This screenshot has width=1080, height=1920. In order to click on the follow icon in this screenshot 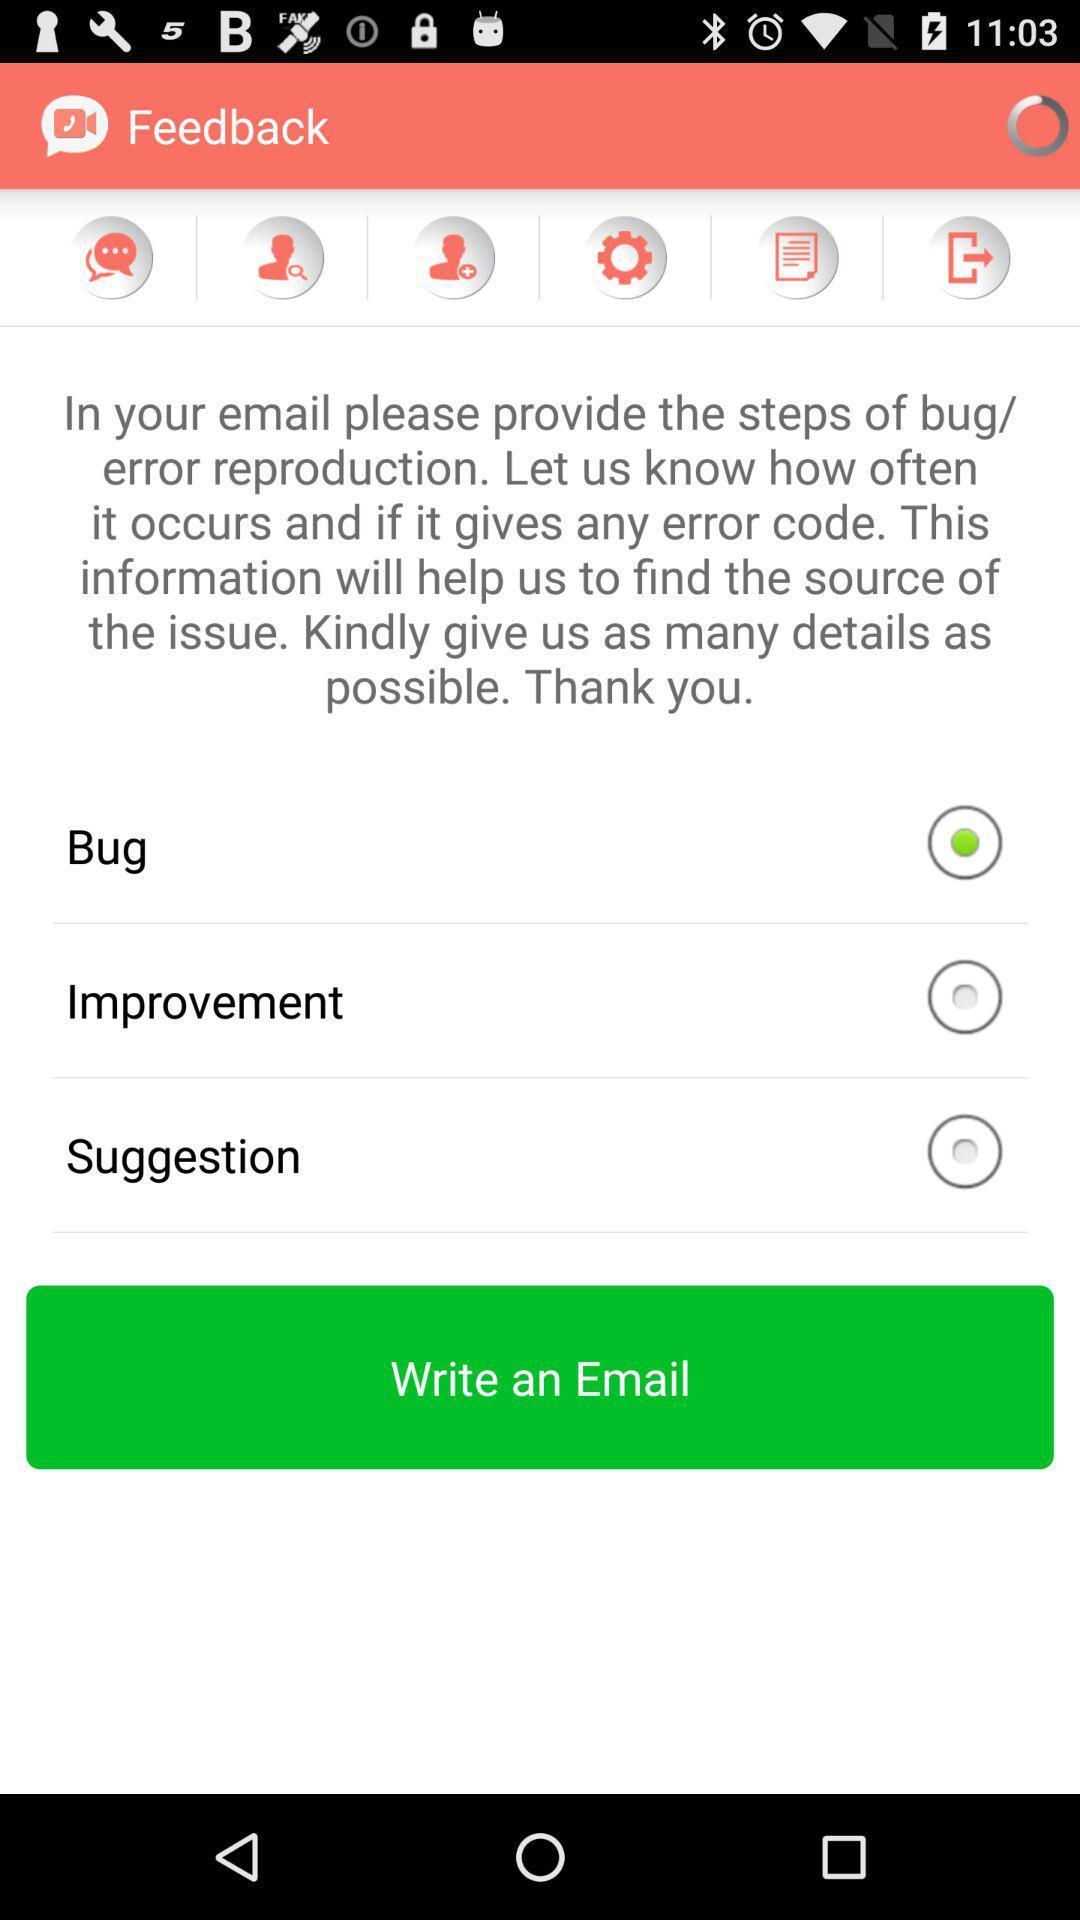, I will do `click(281, 274)`.